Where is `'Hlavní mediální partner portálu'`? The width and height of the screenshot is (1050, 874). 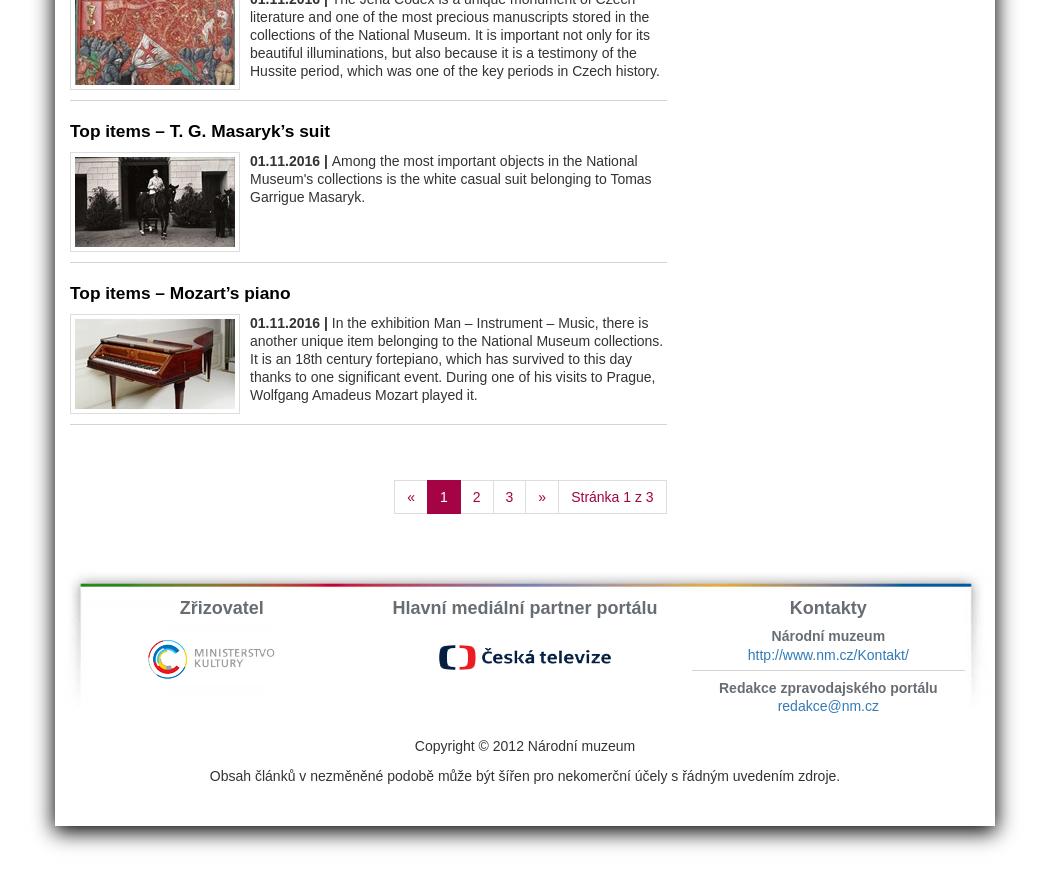
'Hlavní mediální partner portálu' is located at coordinates (523, 607).